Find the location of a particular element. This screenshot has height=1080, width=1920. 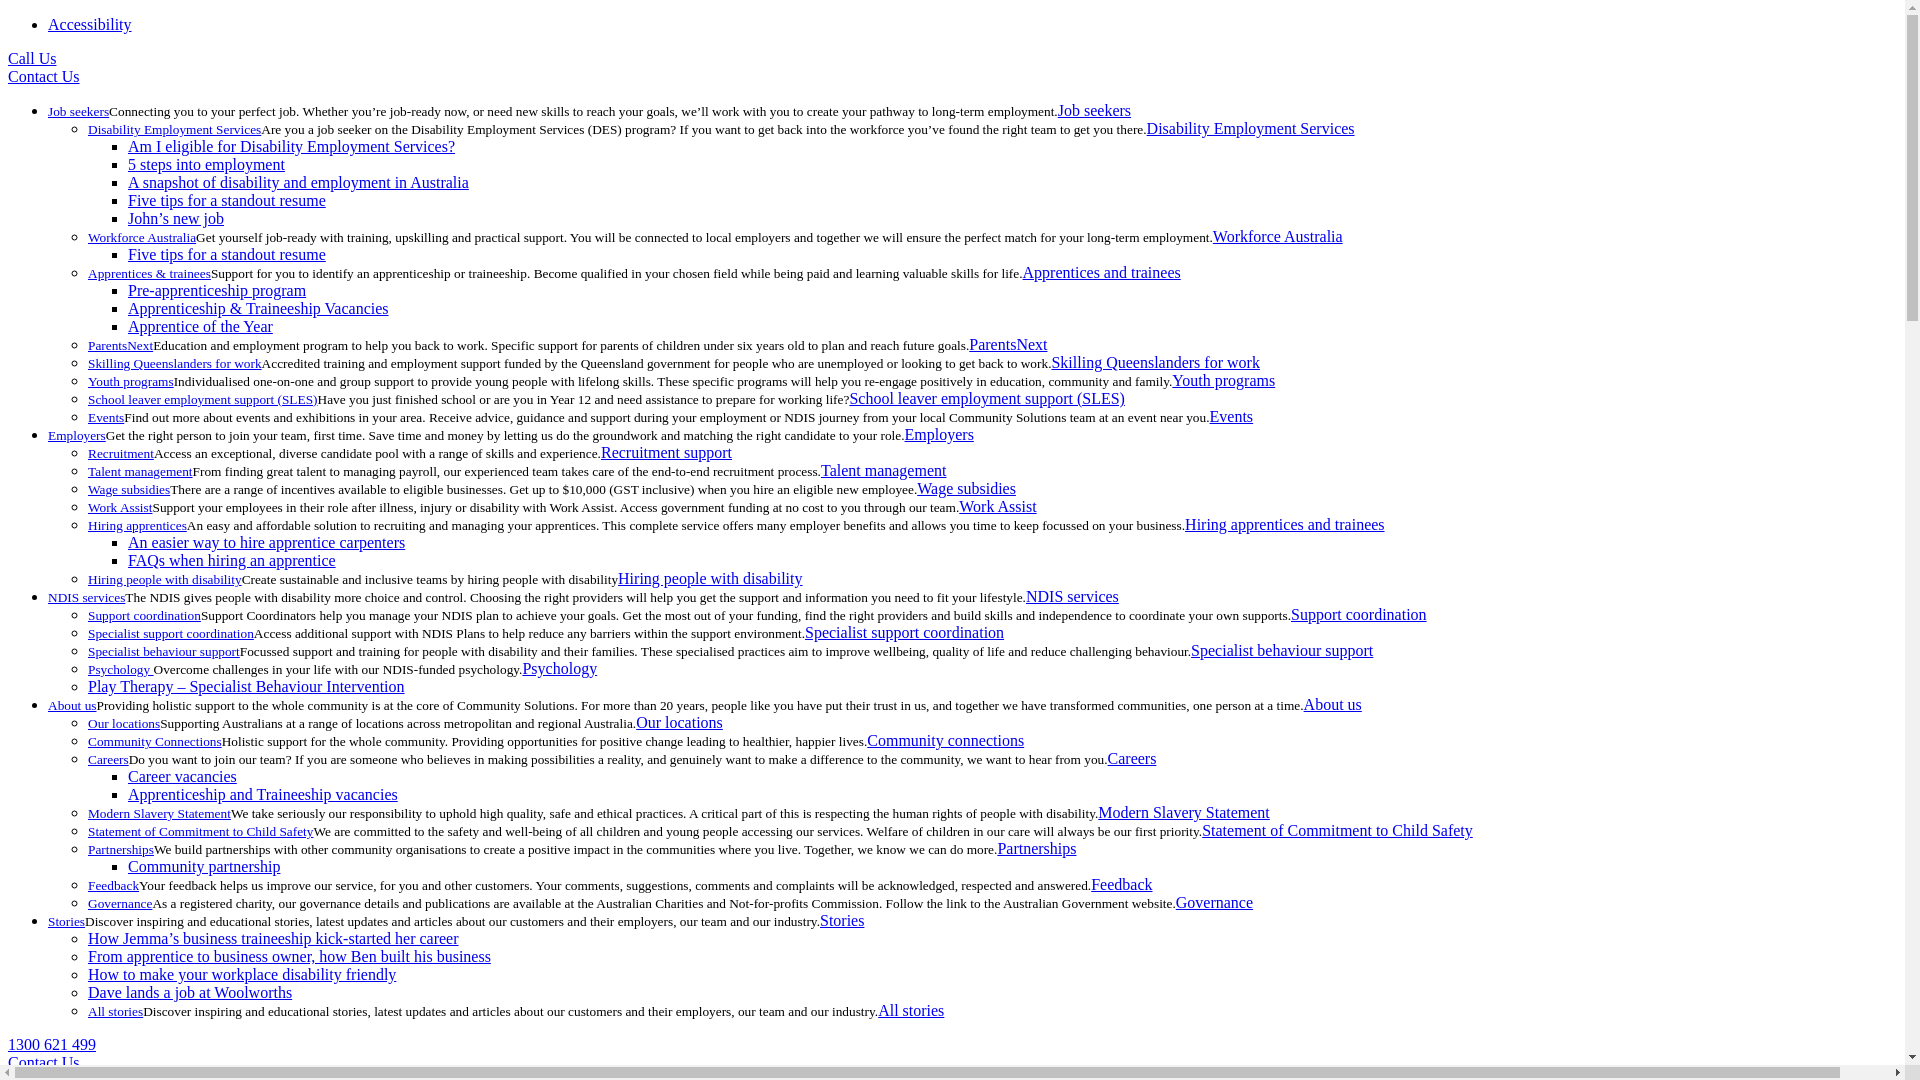

'1300 621 499' is located at coordinates (52, 1043).